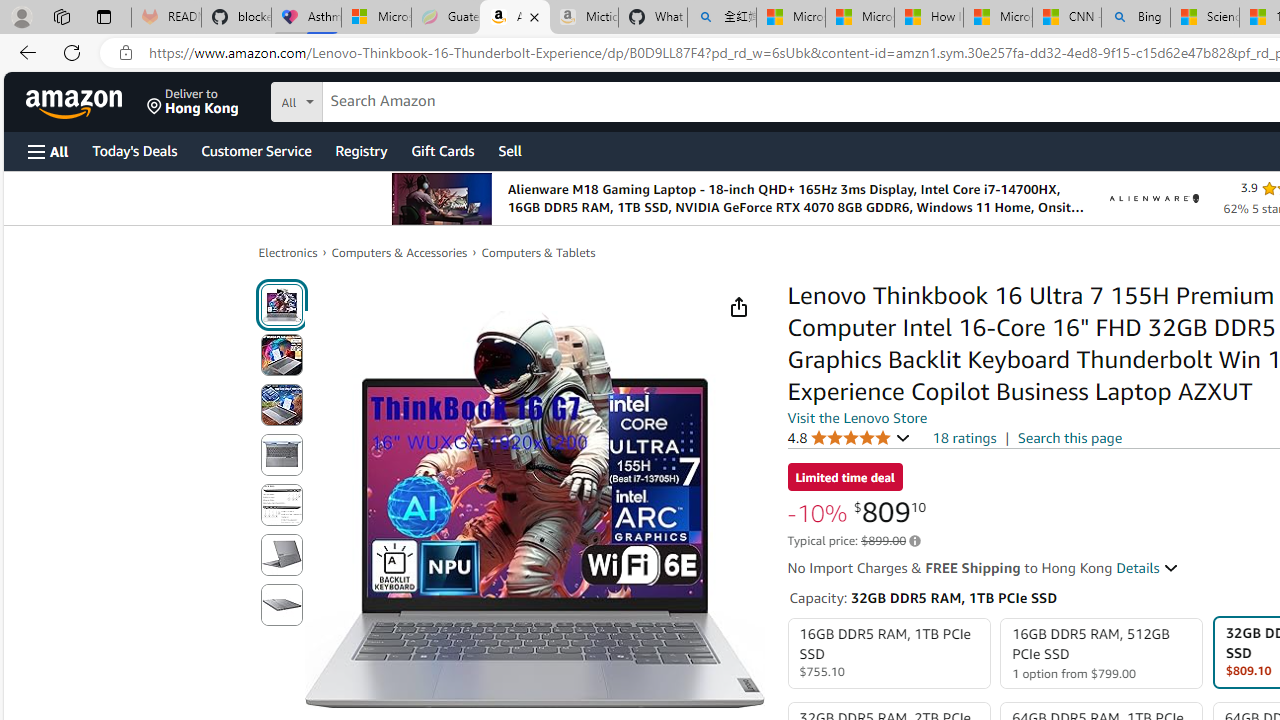  What do you see at coordinates (360, 149) in the screenshot?
I see `'Registry'` at bounding box center [360, 149].